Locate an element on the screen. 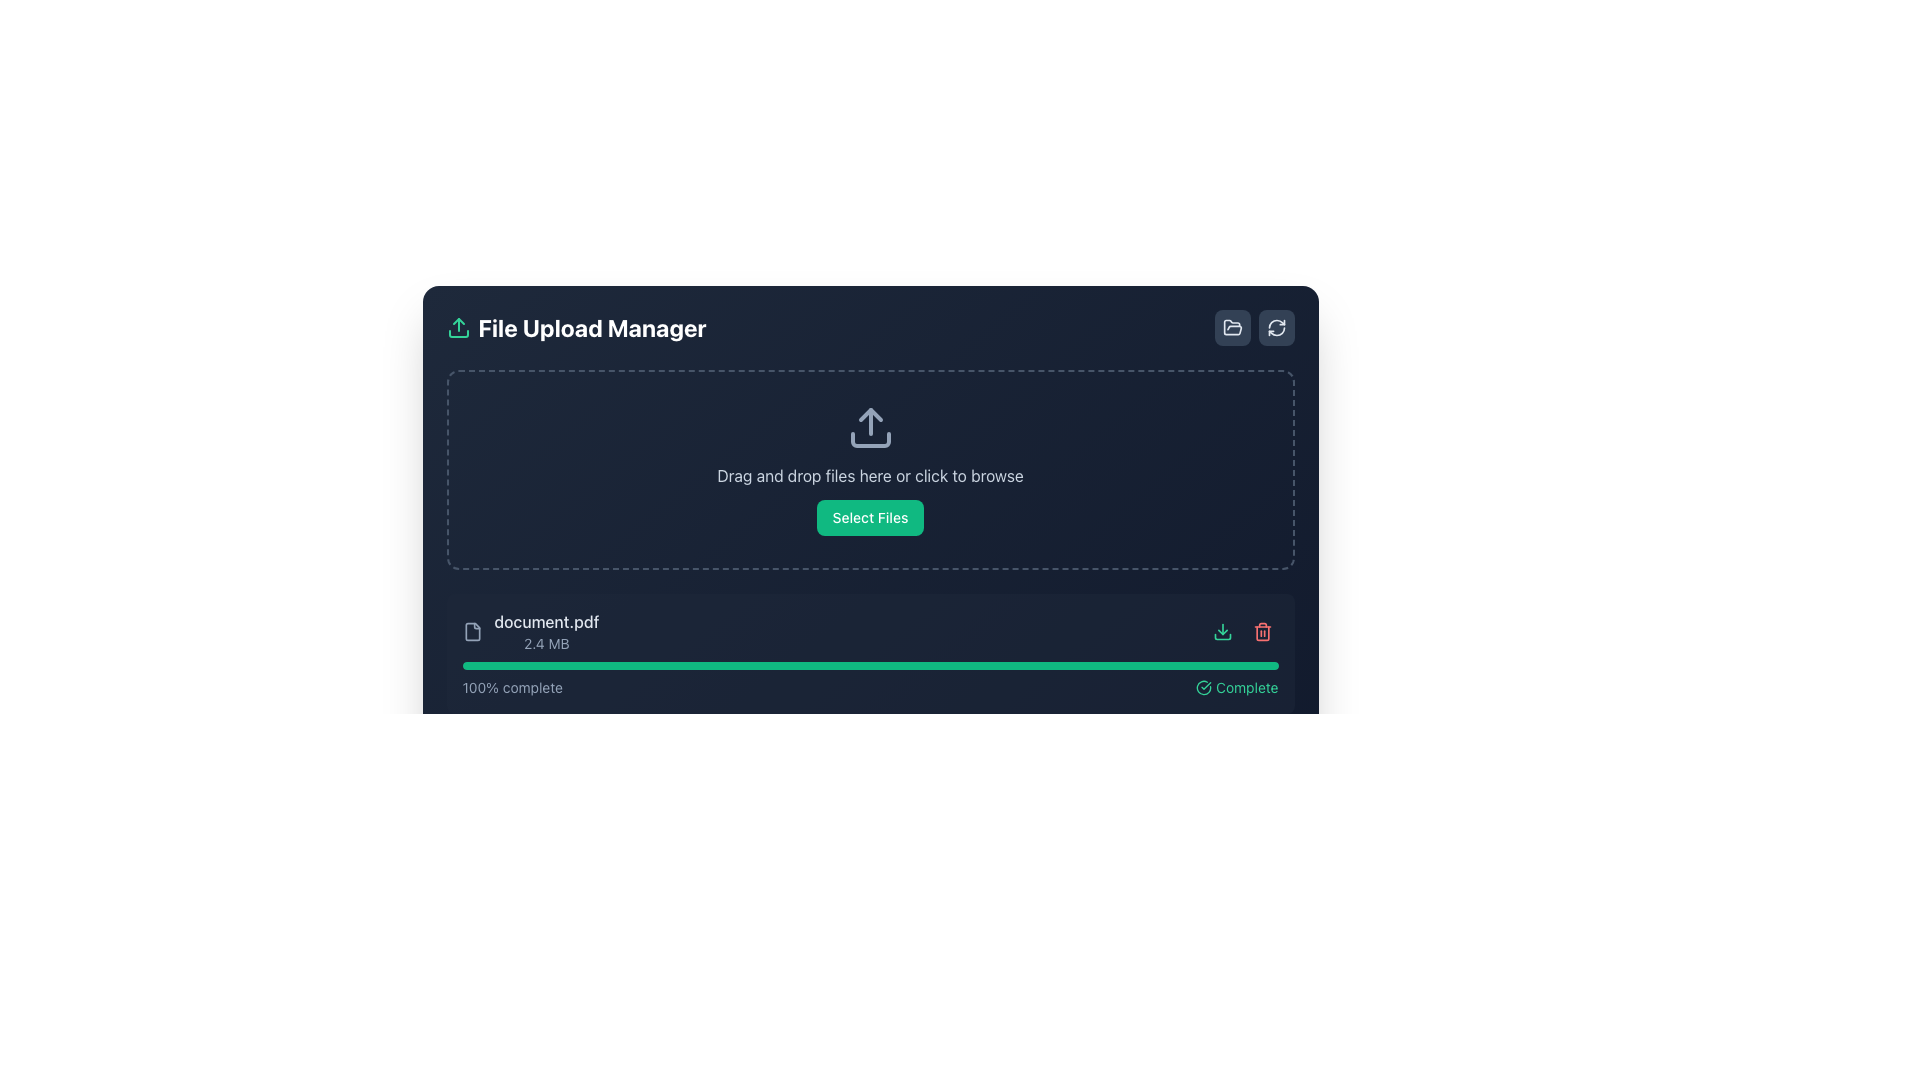 The height and width of the screenshot is (1080, 1920). the instructional text label that guides users to drag and drop files or click to browse for files, located centrally below the upload icon and above the 'Select Files' button is located at coordinates (870, 475).